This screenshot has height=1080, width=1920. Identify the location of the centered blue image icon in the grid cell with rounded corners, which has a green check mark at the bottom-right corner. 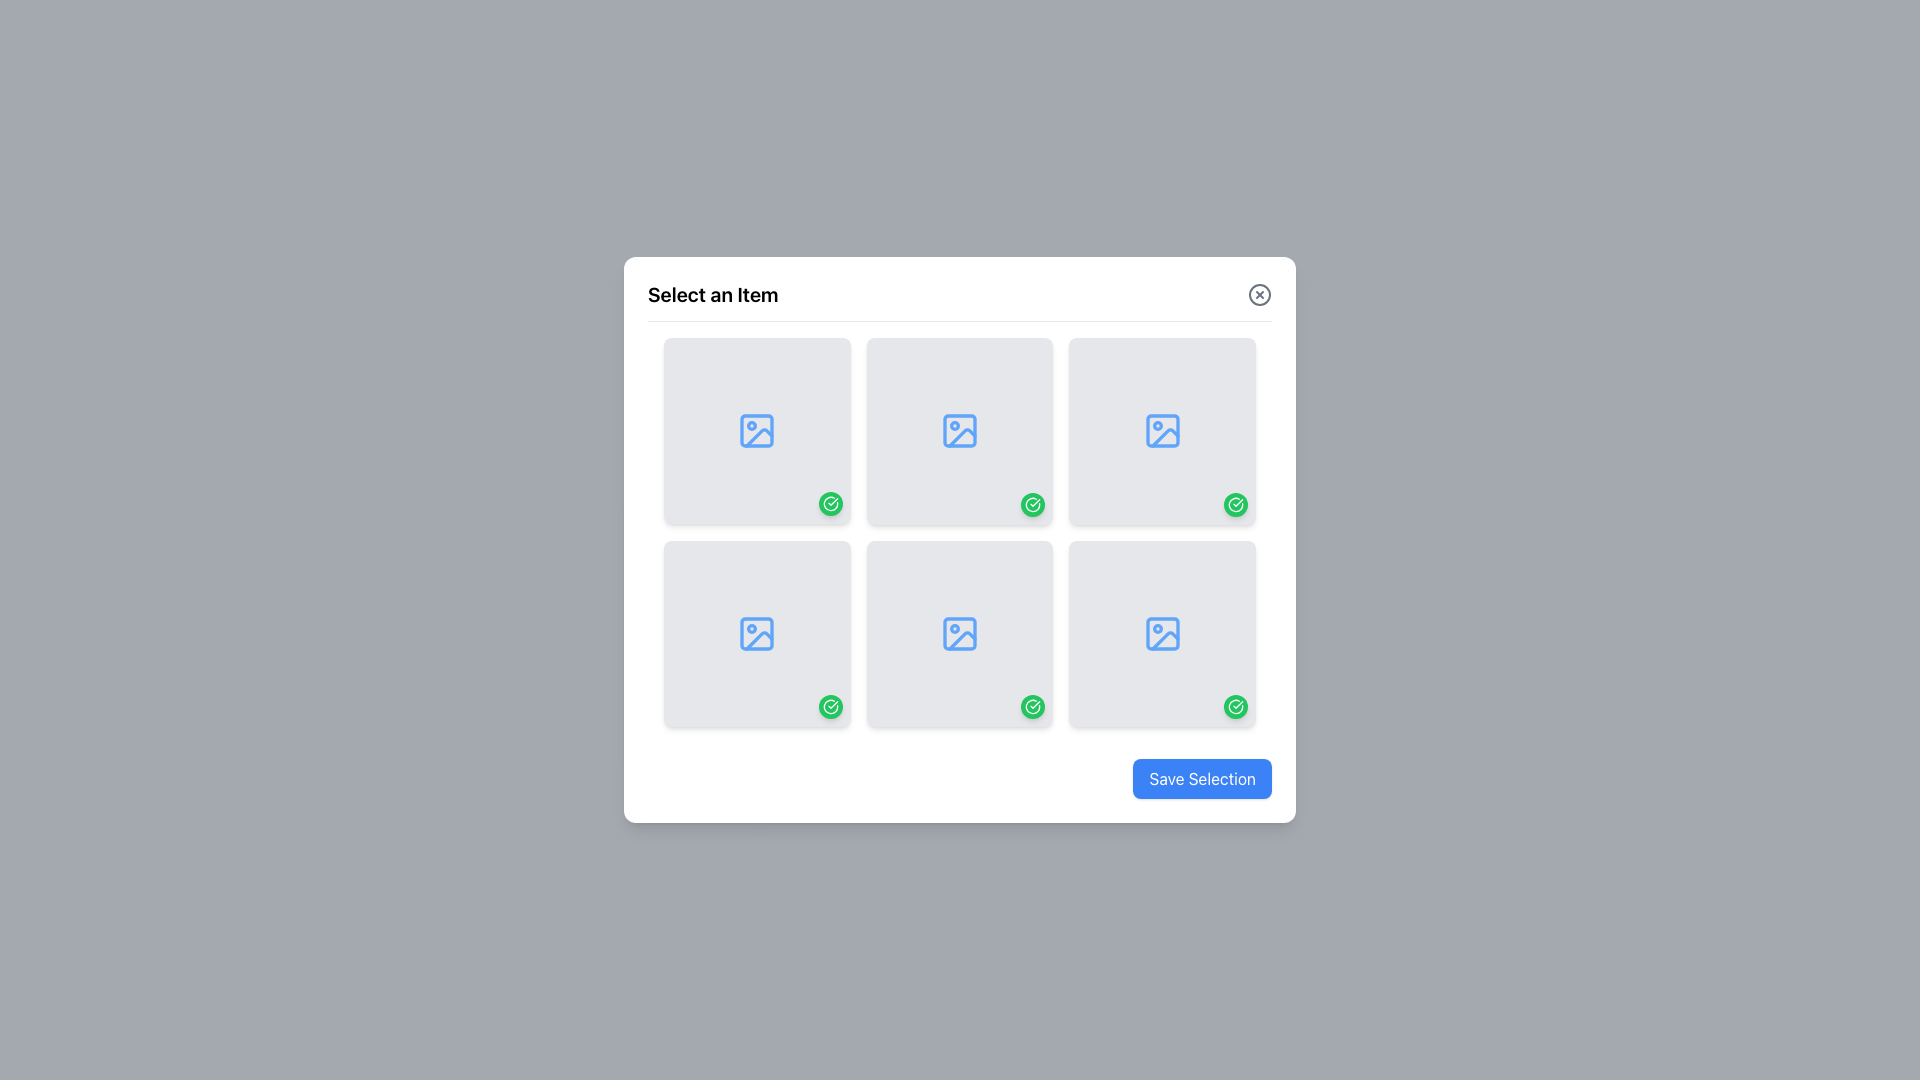
(960, 430).